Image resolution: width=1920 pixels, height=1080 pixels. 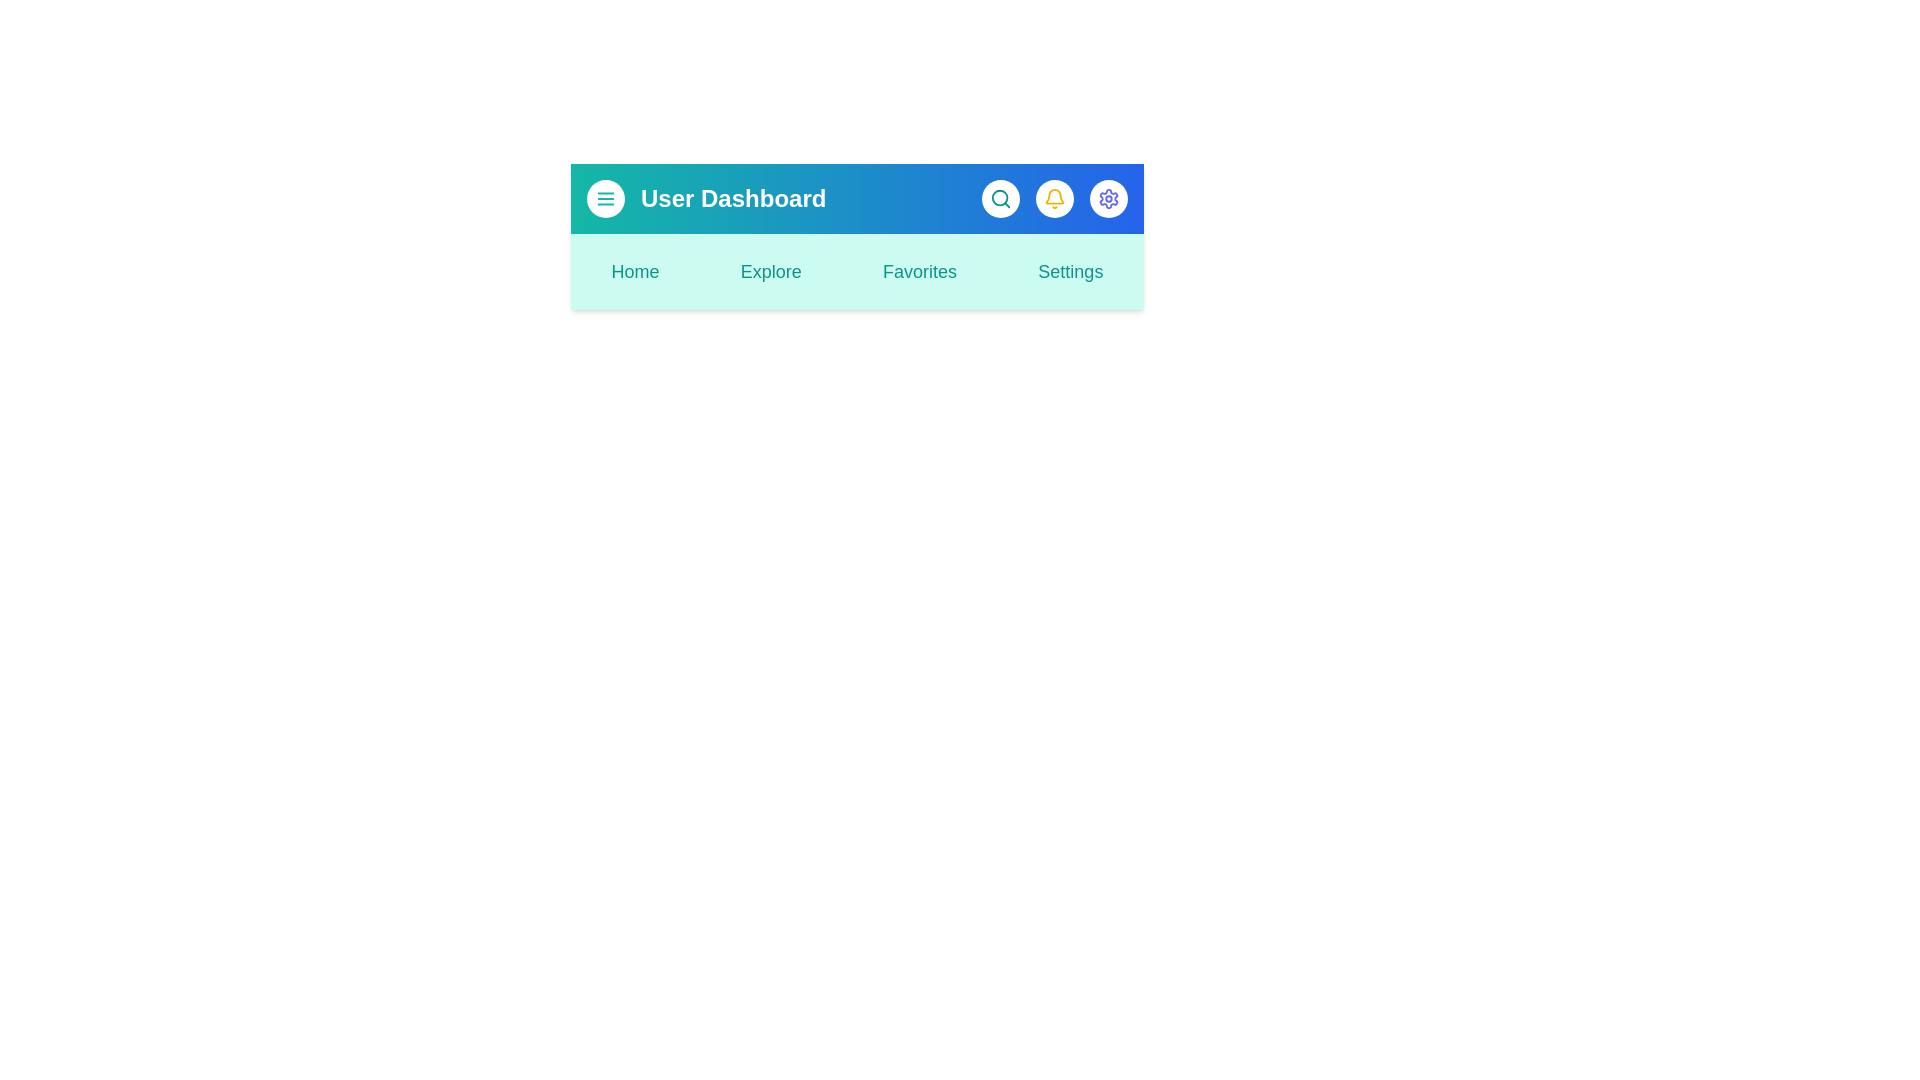 I want to click on the menu button to toggle the main menu visibility, so click(x=604, y=199).